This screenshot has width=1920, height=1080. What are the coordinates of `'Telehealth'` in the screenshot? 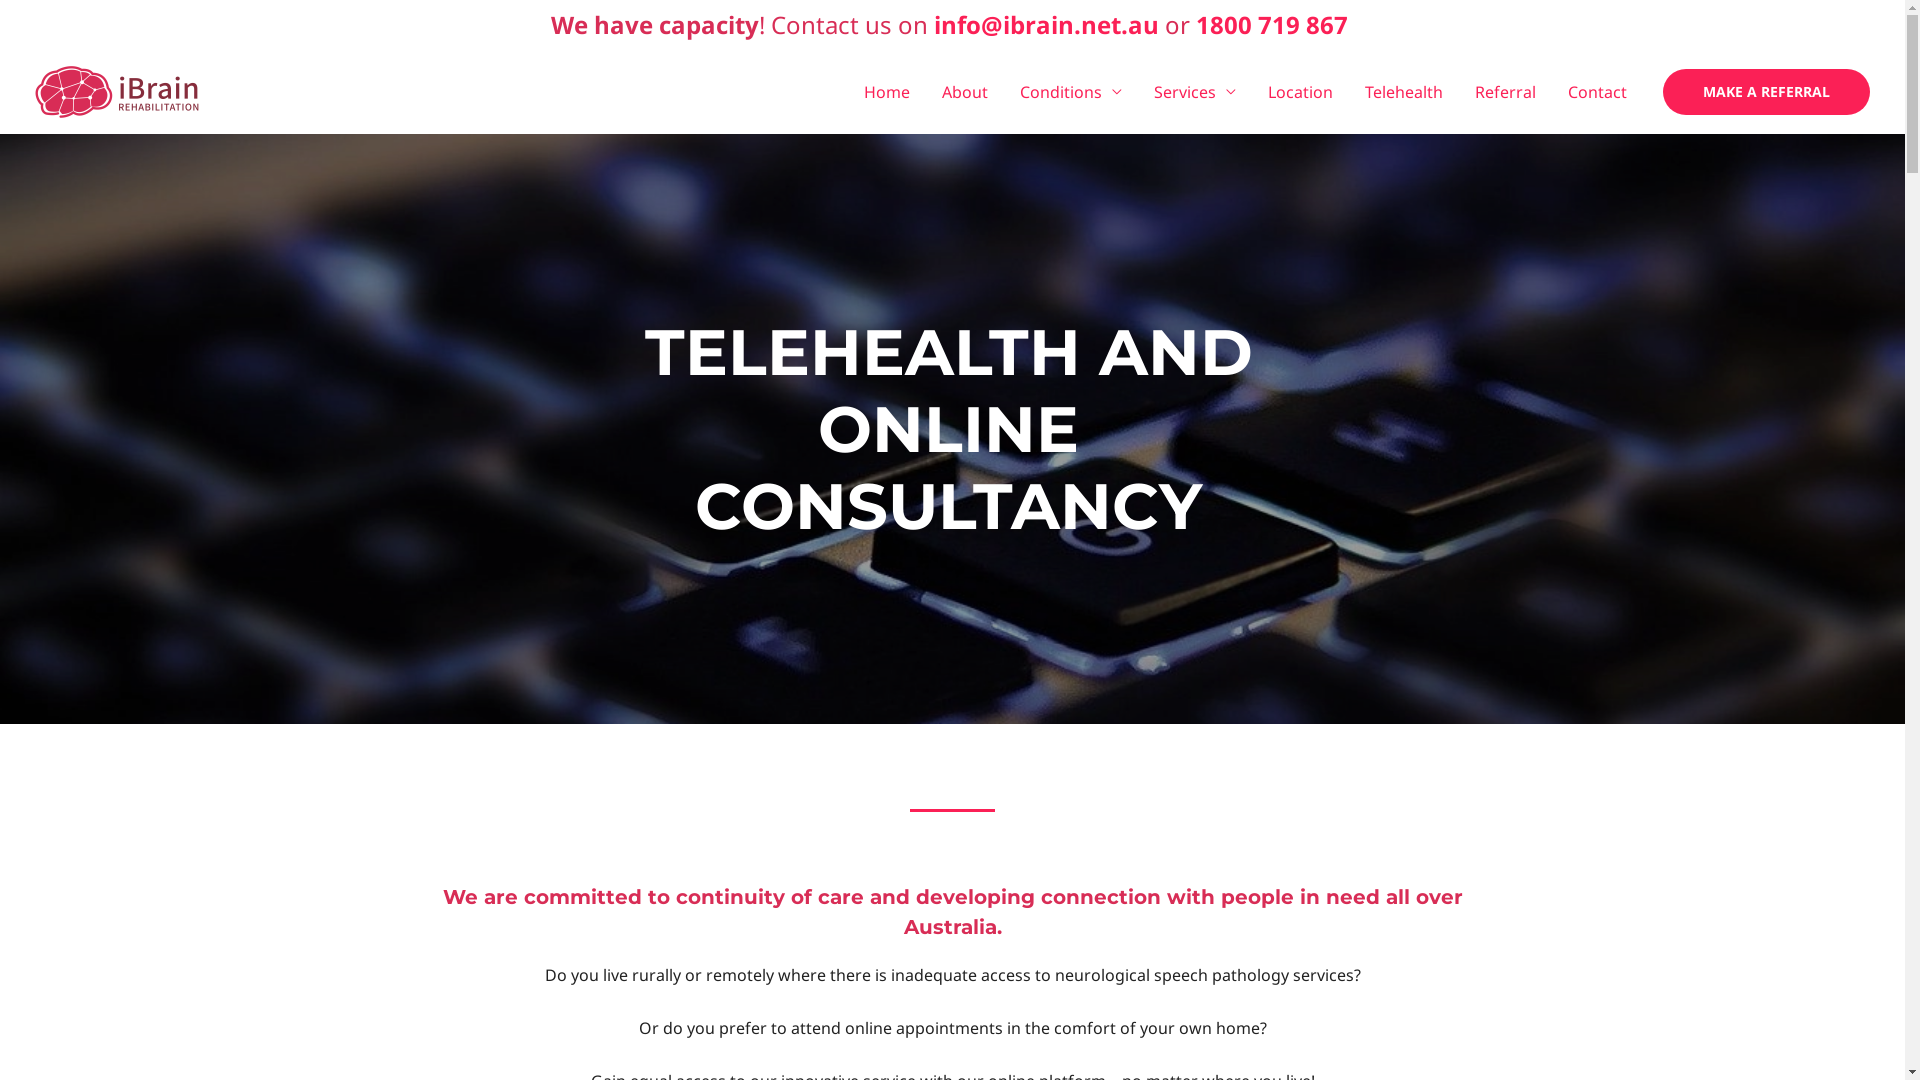 It's located at (1402, 92).